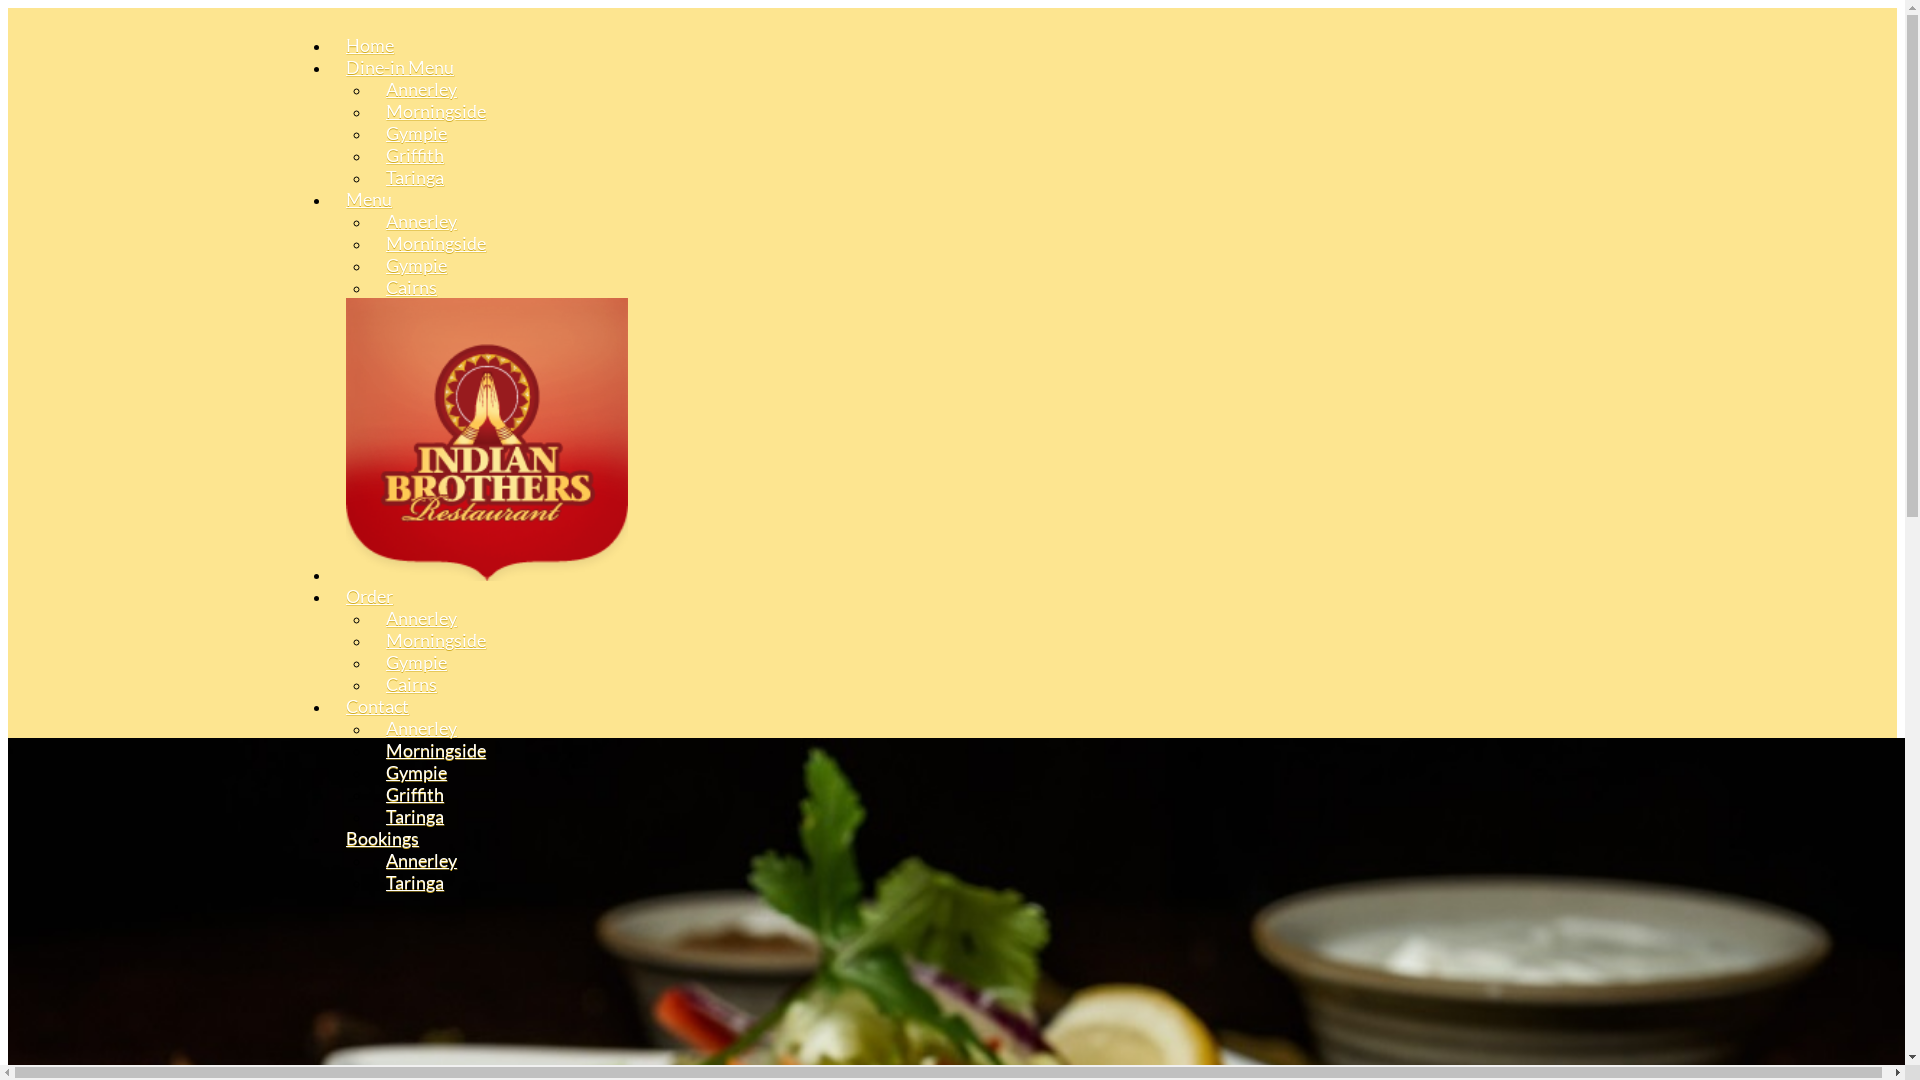 This screenshot has width=1920, height=1080. Describe the element at coordinates (413, 816) in the screenshot. I see `'Taringa'` at that location.